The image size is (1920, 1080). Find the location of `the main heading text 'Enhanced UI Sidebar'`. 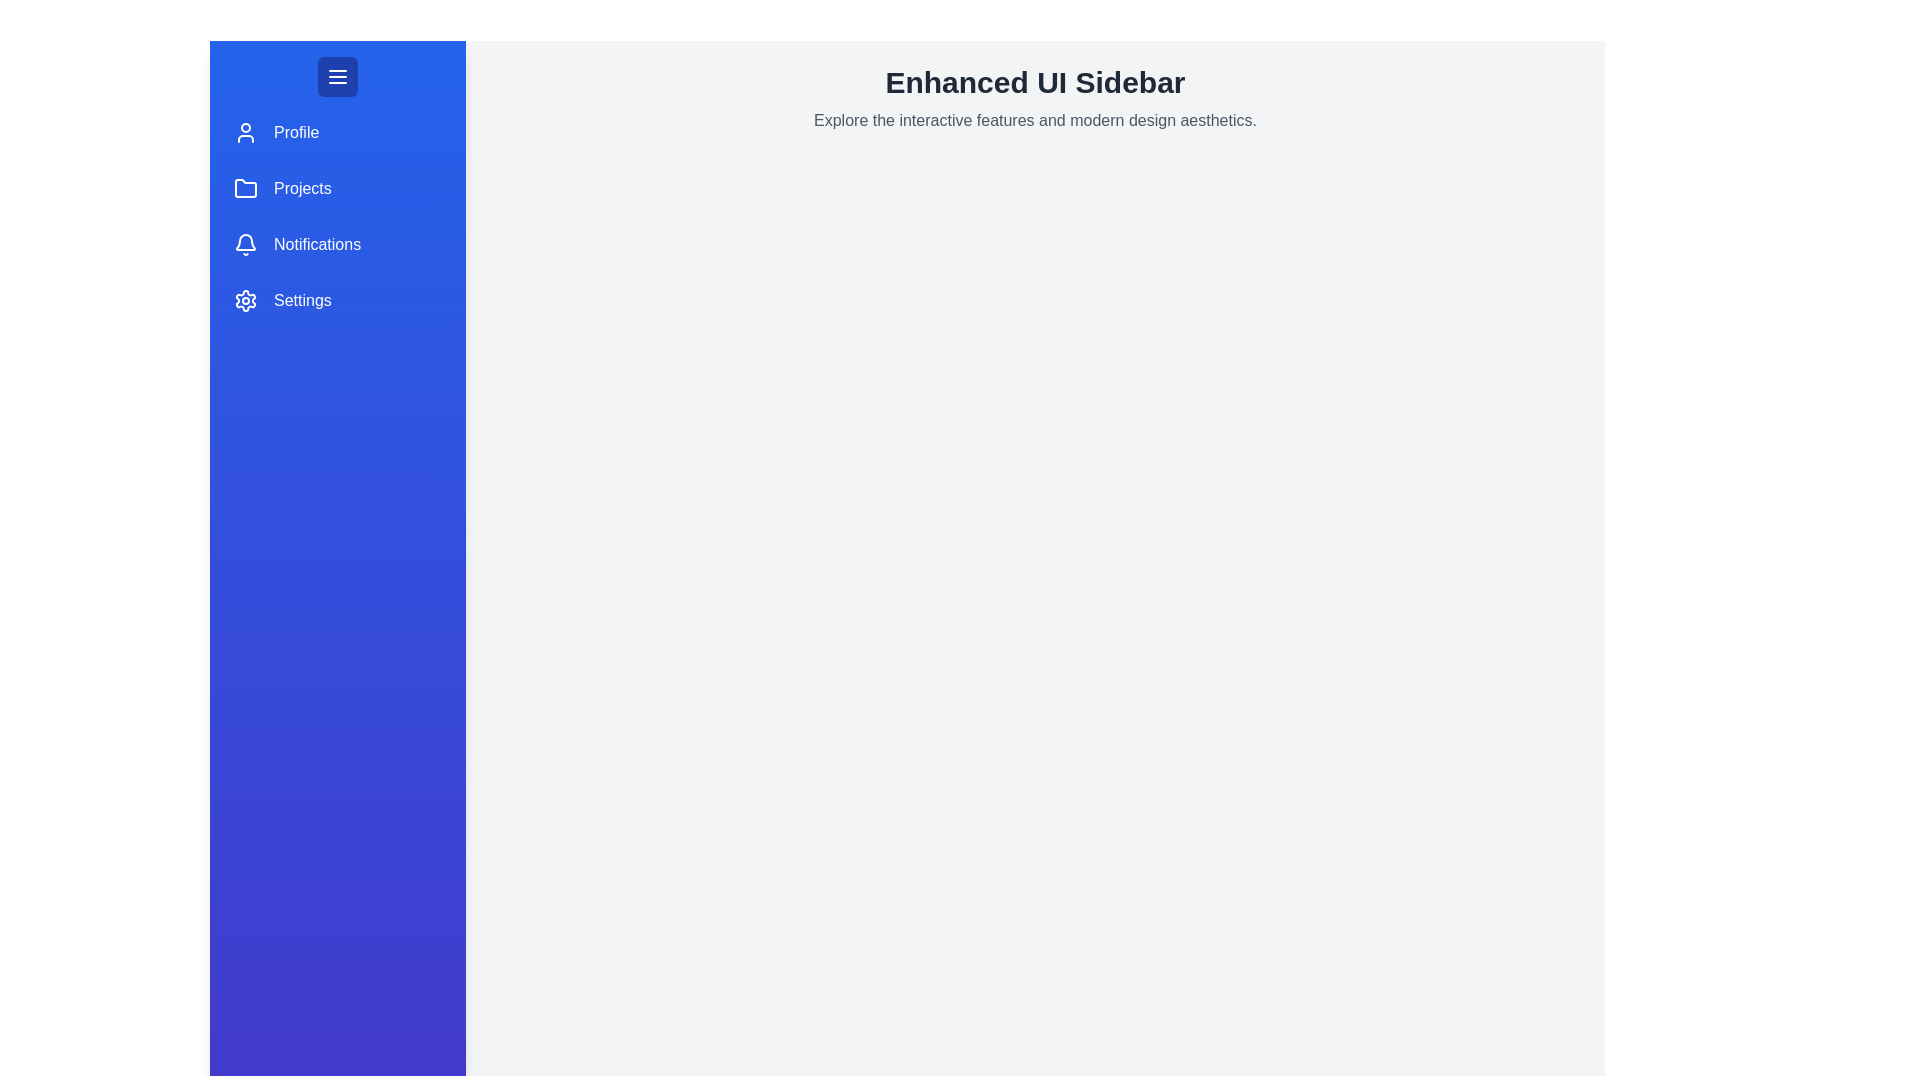

the main heading text 'Enhanced UI Sidebar' is located at coordinates (1035, 82).